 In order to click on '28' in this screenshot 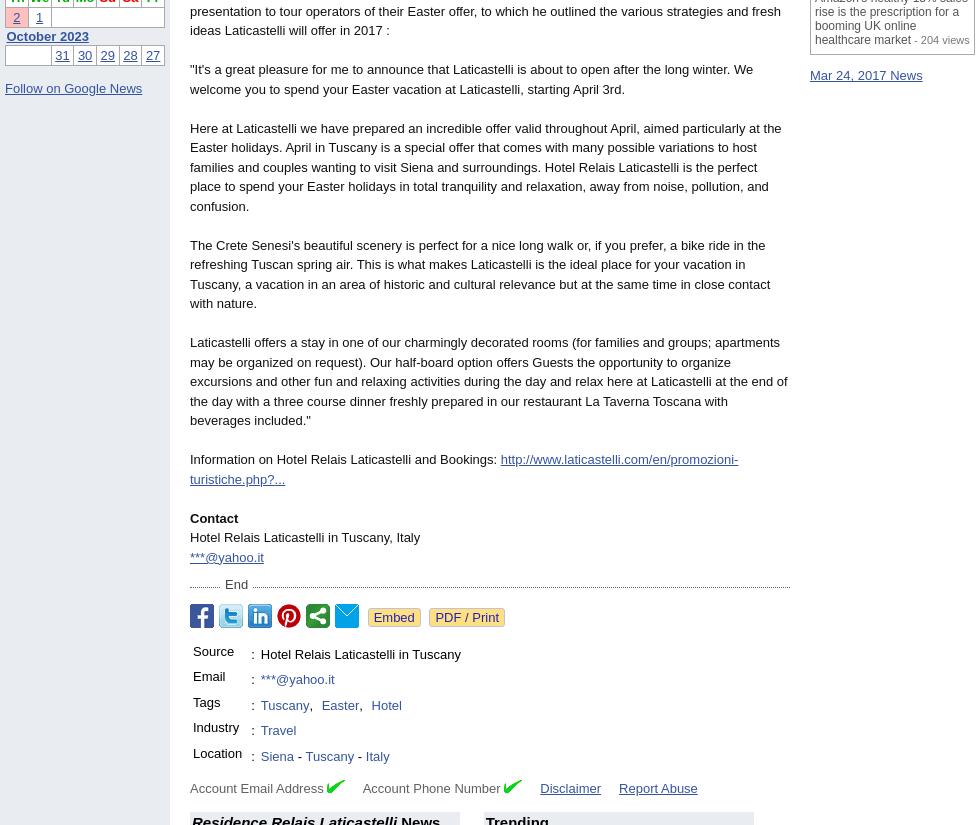, I will do `click(130, 54)`.